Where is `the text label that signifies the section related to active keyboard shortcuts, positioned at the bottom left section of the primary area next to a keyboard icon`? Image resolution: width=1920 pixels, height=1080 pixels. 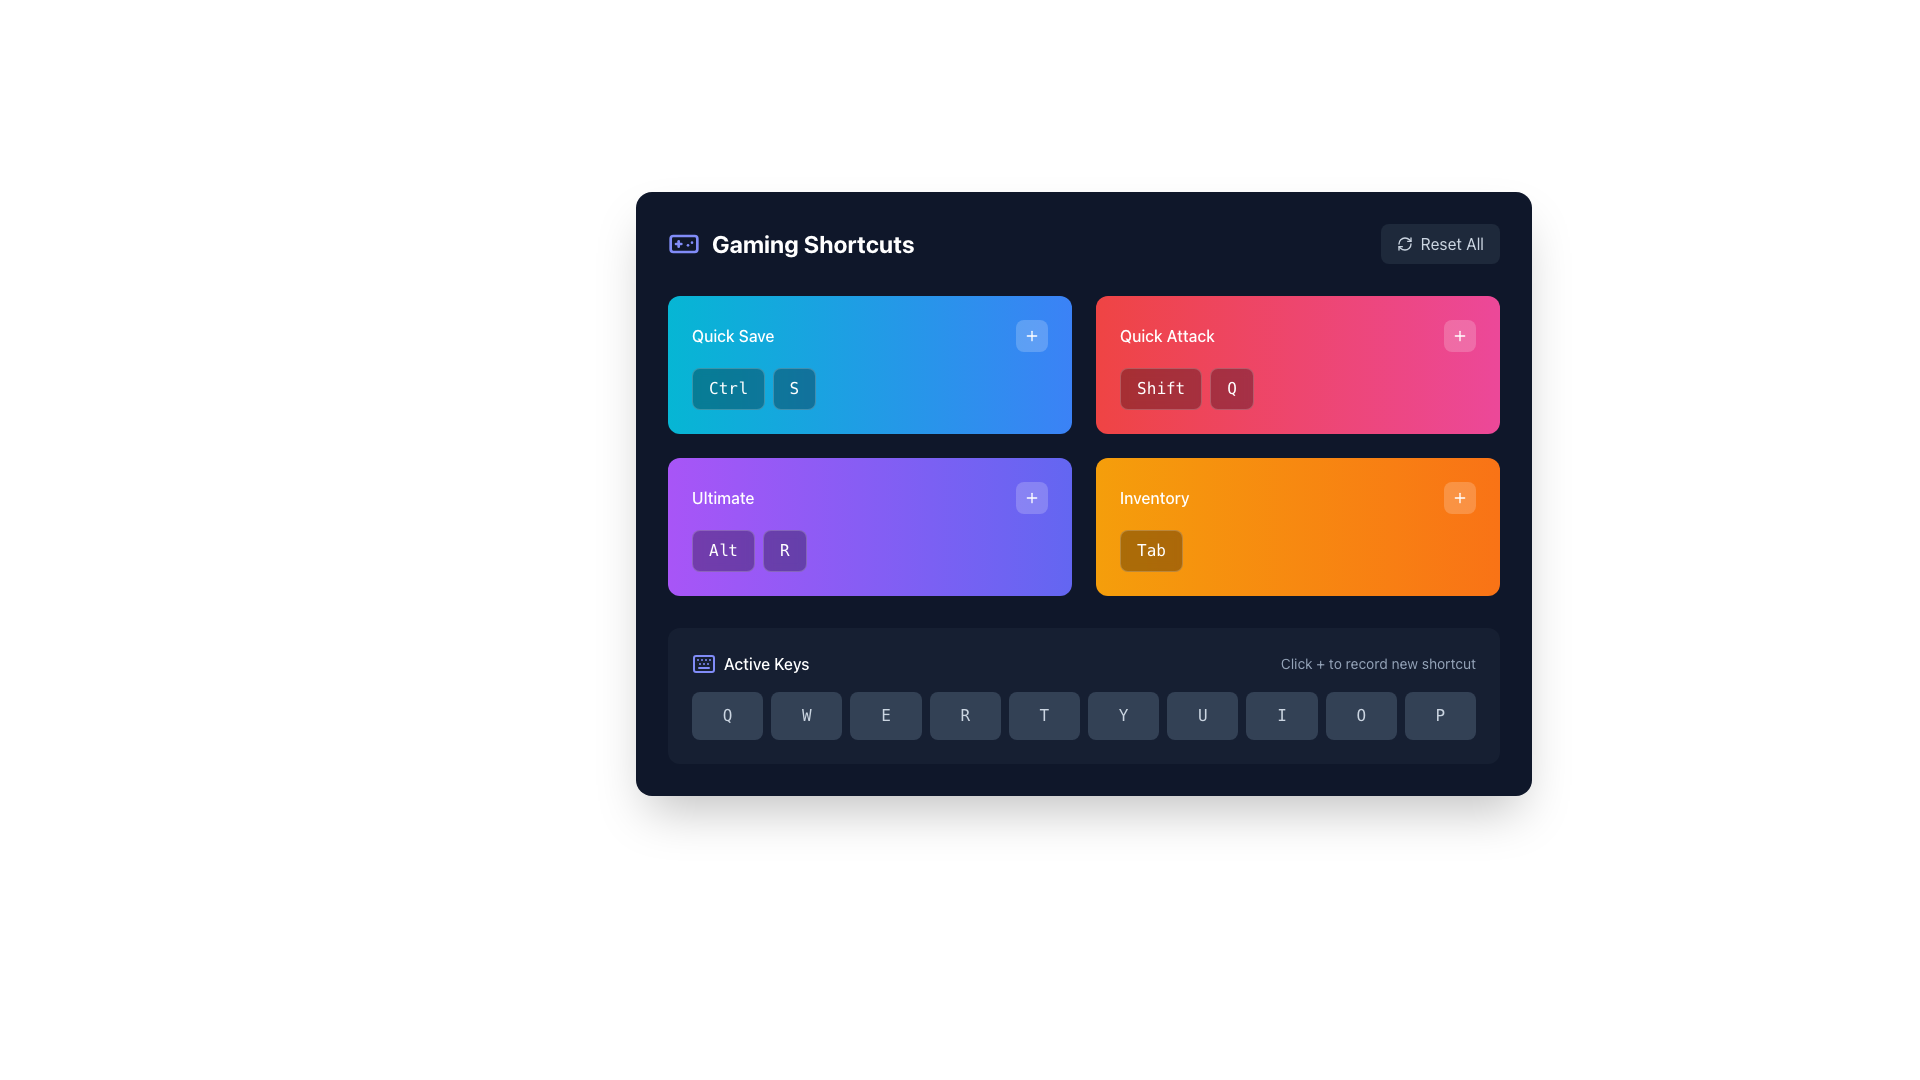 the text label that signifies the section related to active keyboard shortcuts, positioned at the bottom left section of the primary area next to a keyboard icon is located at coordinates (765, 663).